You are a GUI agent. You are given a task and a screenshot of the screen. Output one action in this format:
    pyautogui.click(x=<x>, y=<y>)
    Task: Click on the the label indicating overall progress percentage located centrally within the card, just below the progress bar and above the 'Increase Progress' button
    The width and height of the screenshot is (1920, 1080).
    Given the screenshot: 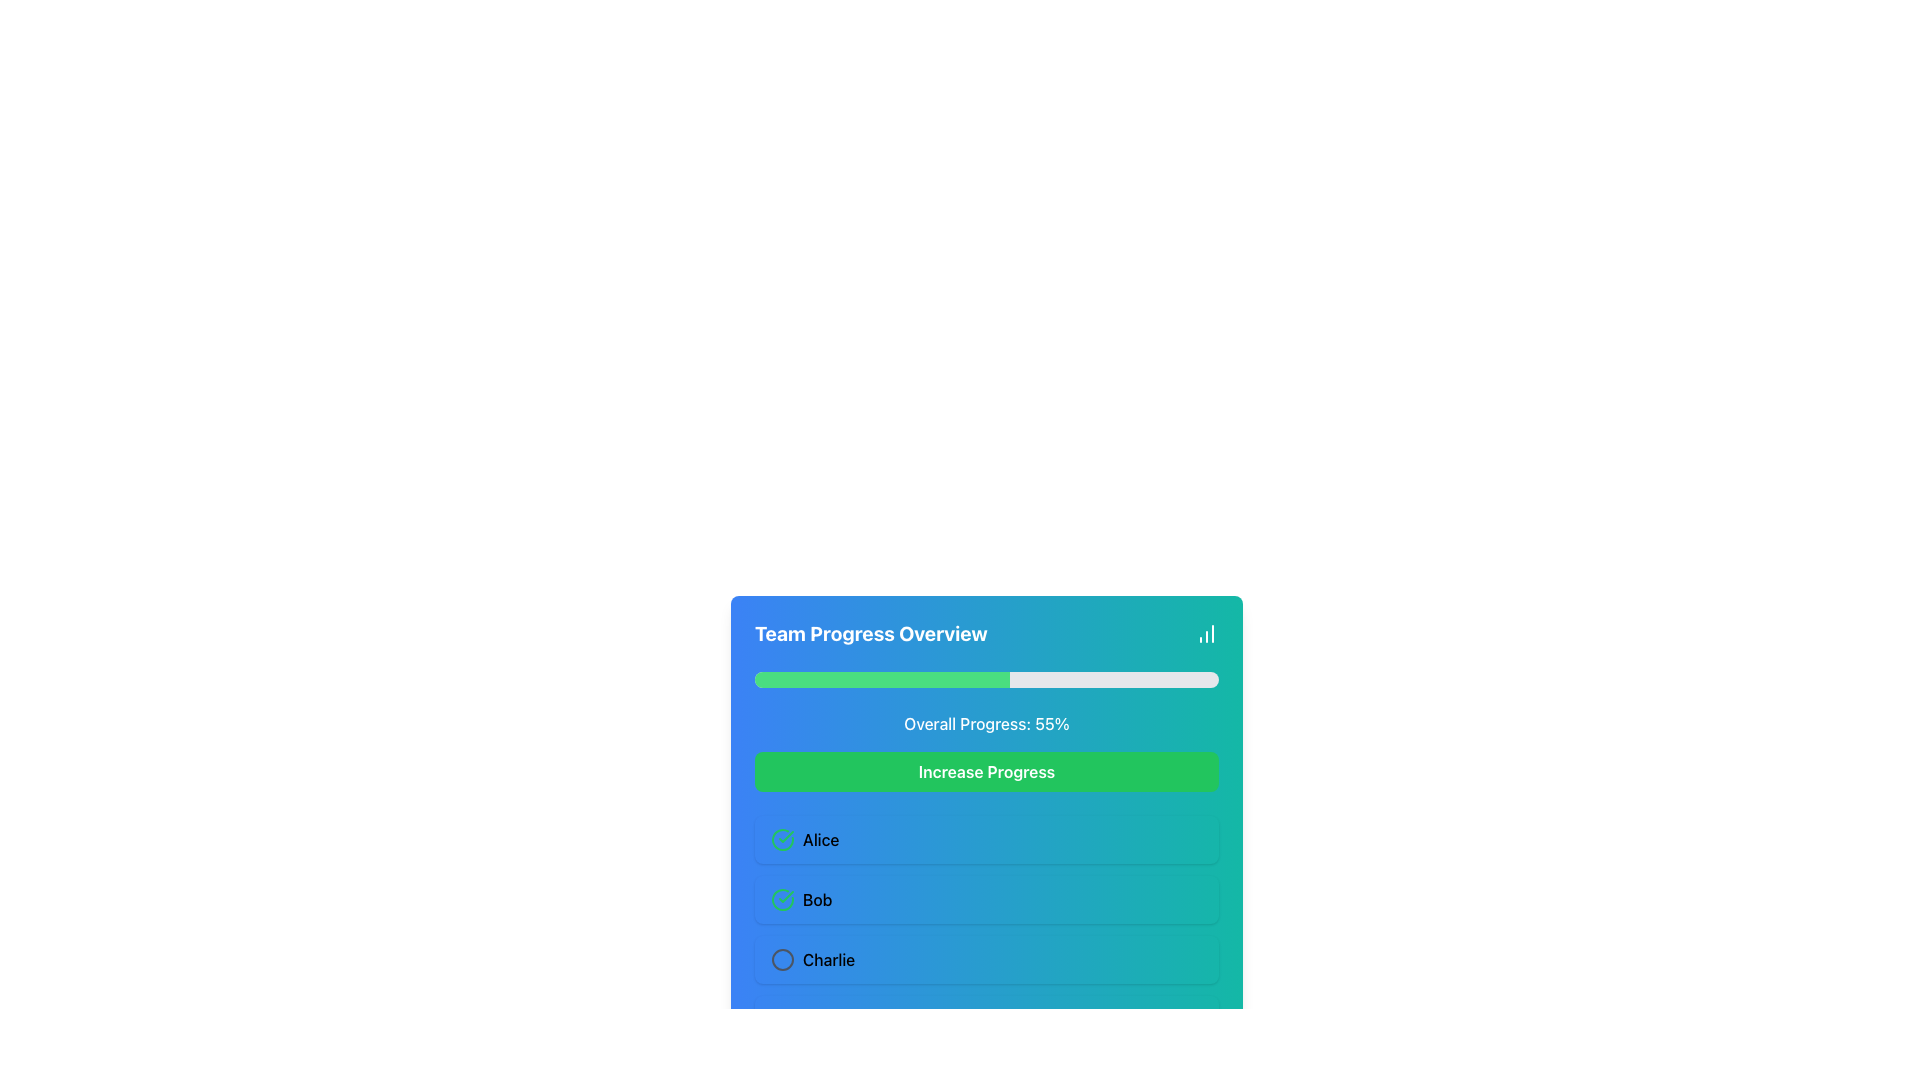 What is the action you would take?
    pyautogui.click(x=987, y=724)
    